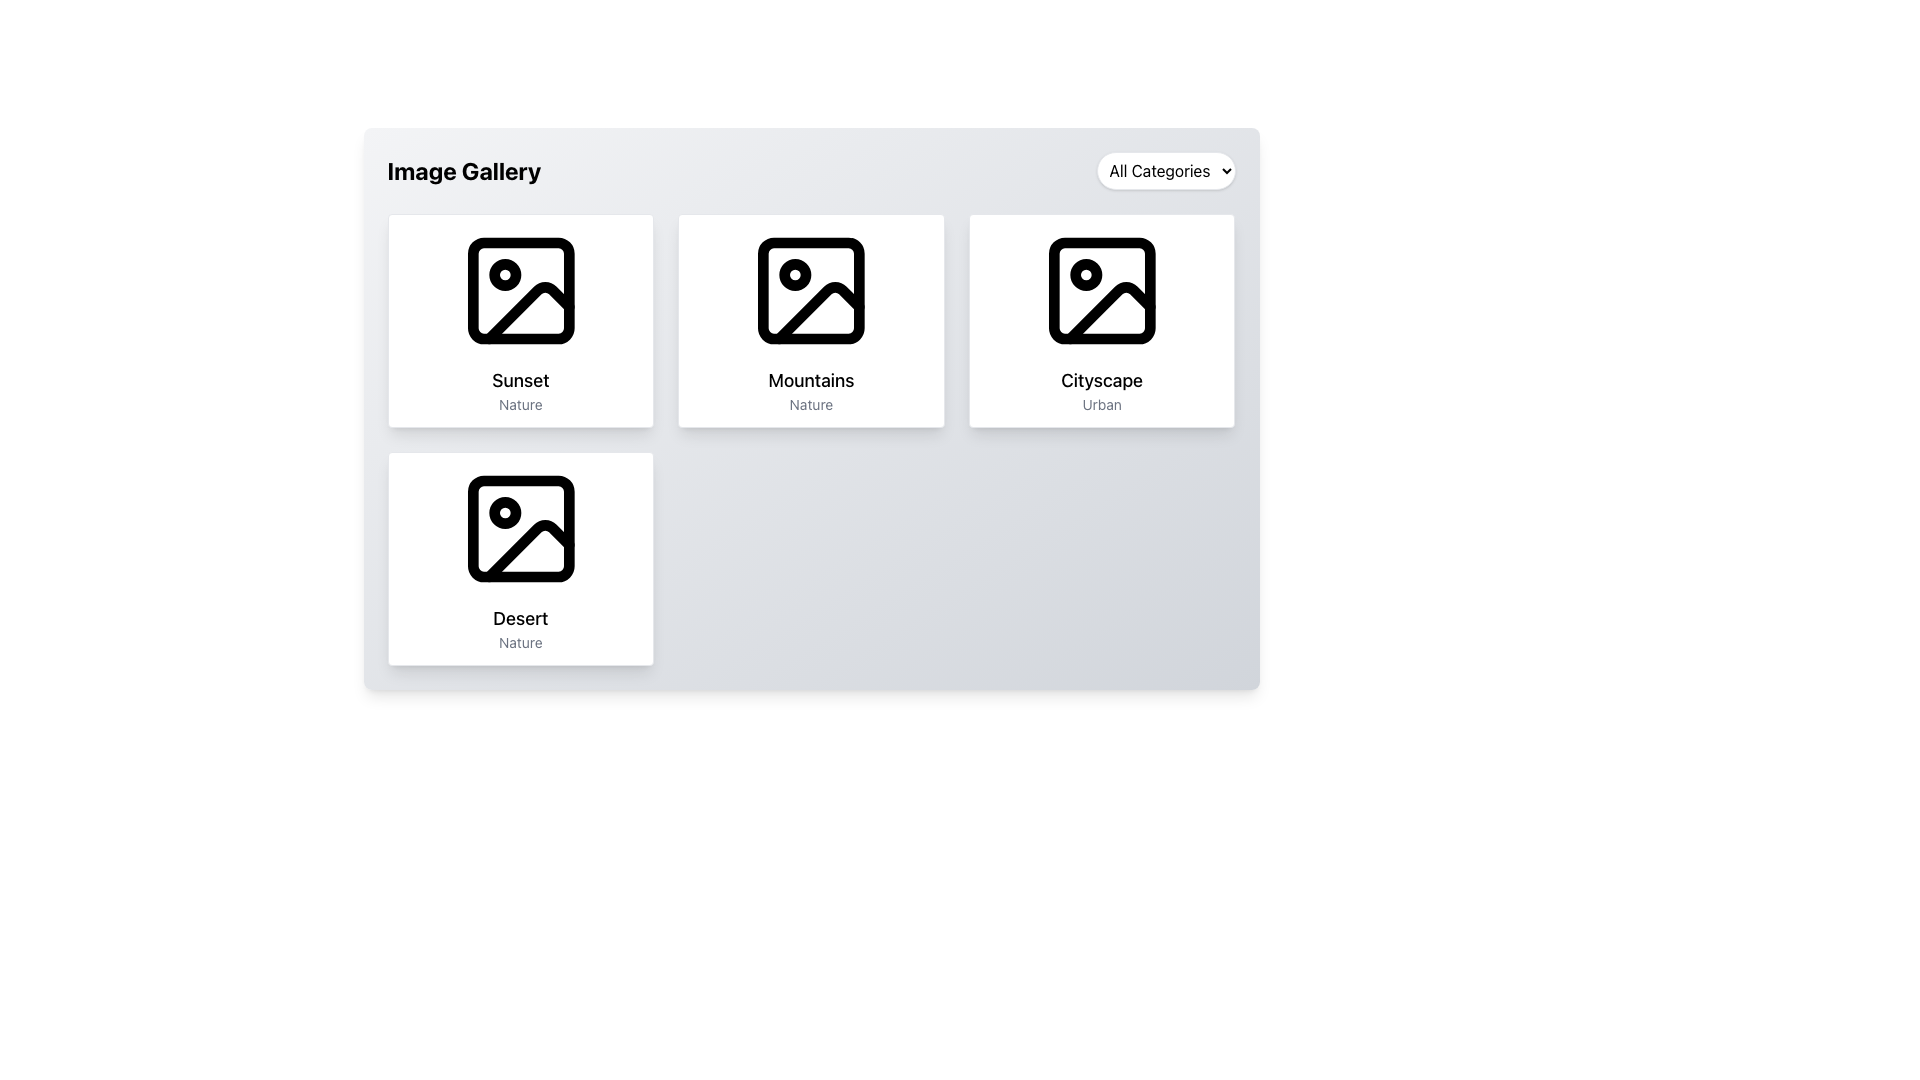 The image size is (1920, 1080). What do you see at coordinates (520, 643) in the screenshot?
I see `the static text label 'Nature' which is styled with a smaller font size and gray color, located below the larger text 'Desert' within the card-like component` at bounding box center [520, 643].